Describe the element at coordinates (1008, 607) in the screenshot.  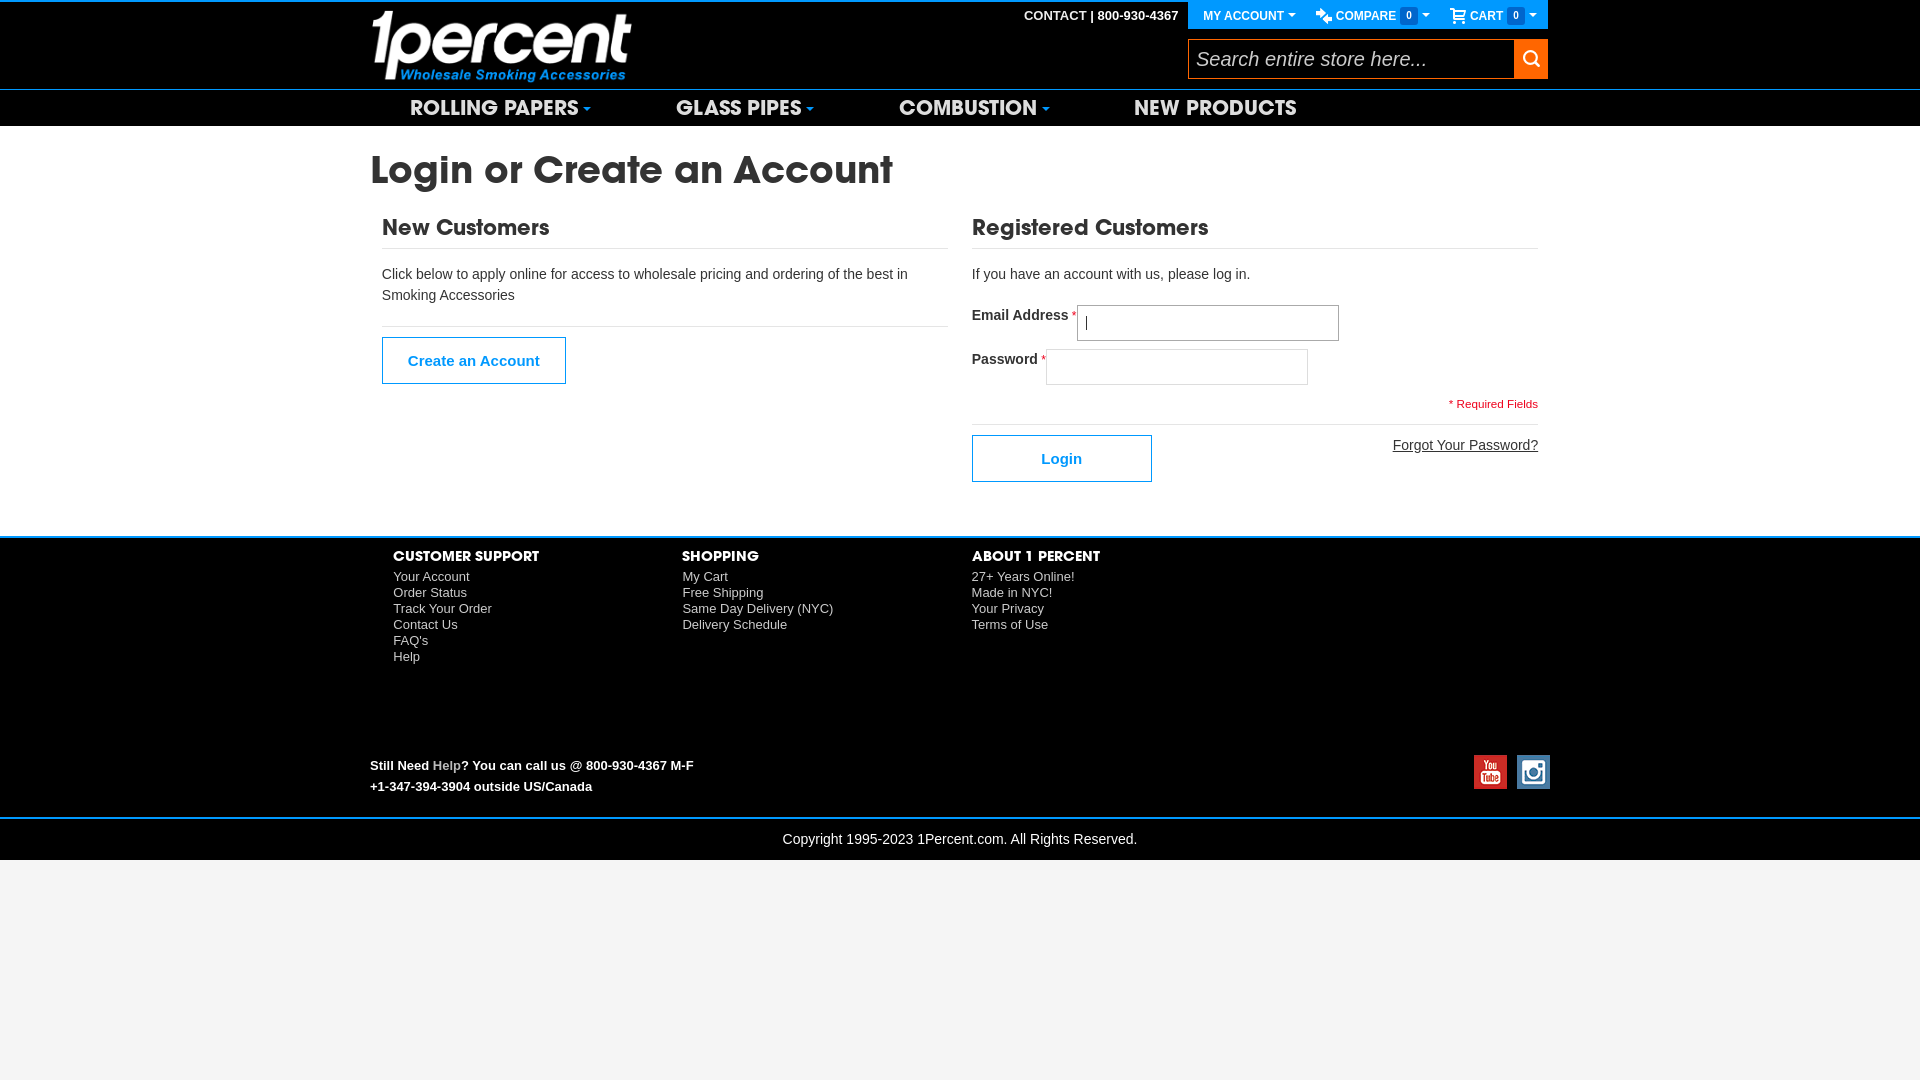
I see `'Your Privacy'` at that location.